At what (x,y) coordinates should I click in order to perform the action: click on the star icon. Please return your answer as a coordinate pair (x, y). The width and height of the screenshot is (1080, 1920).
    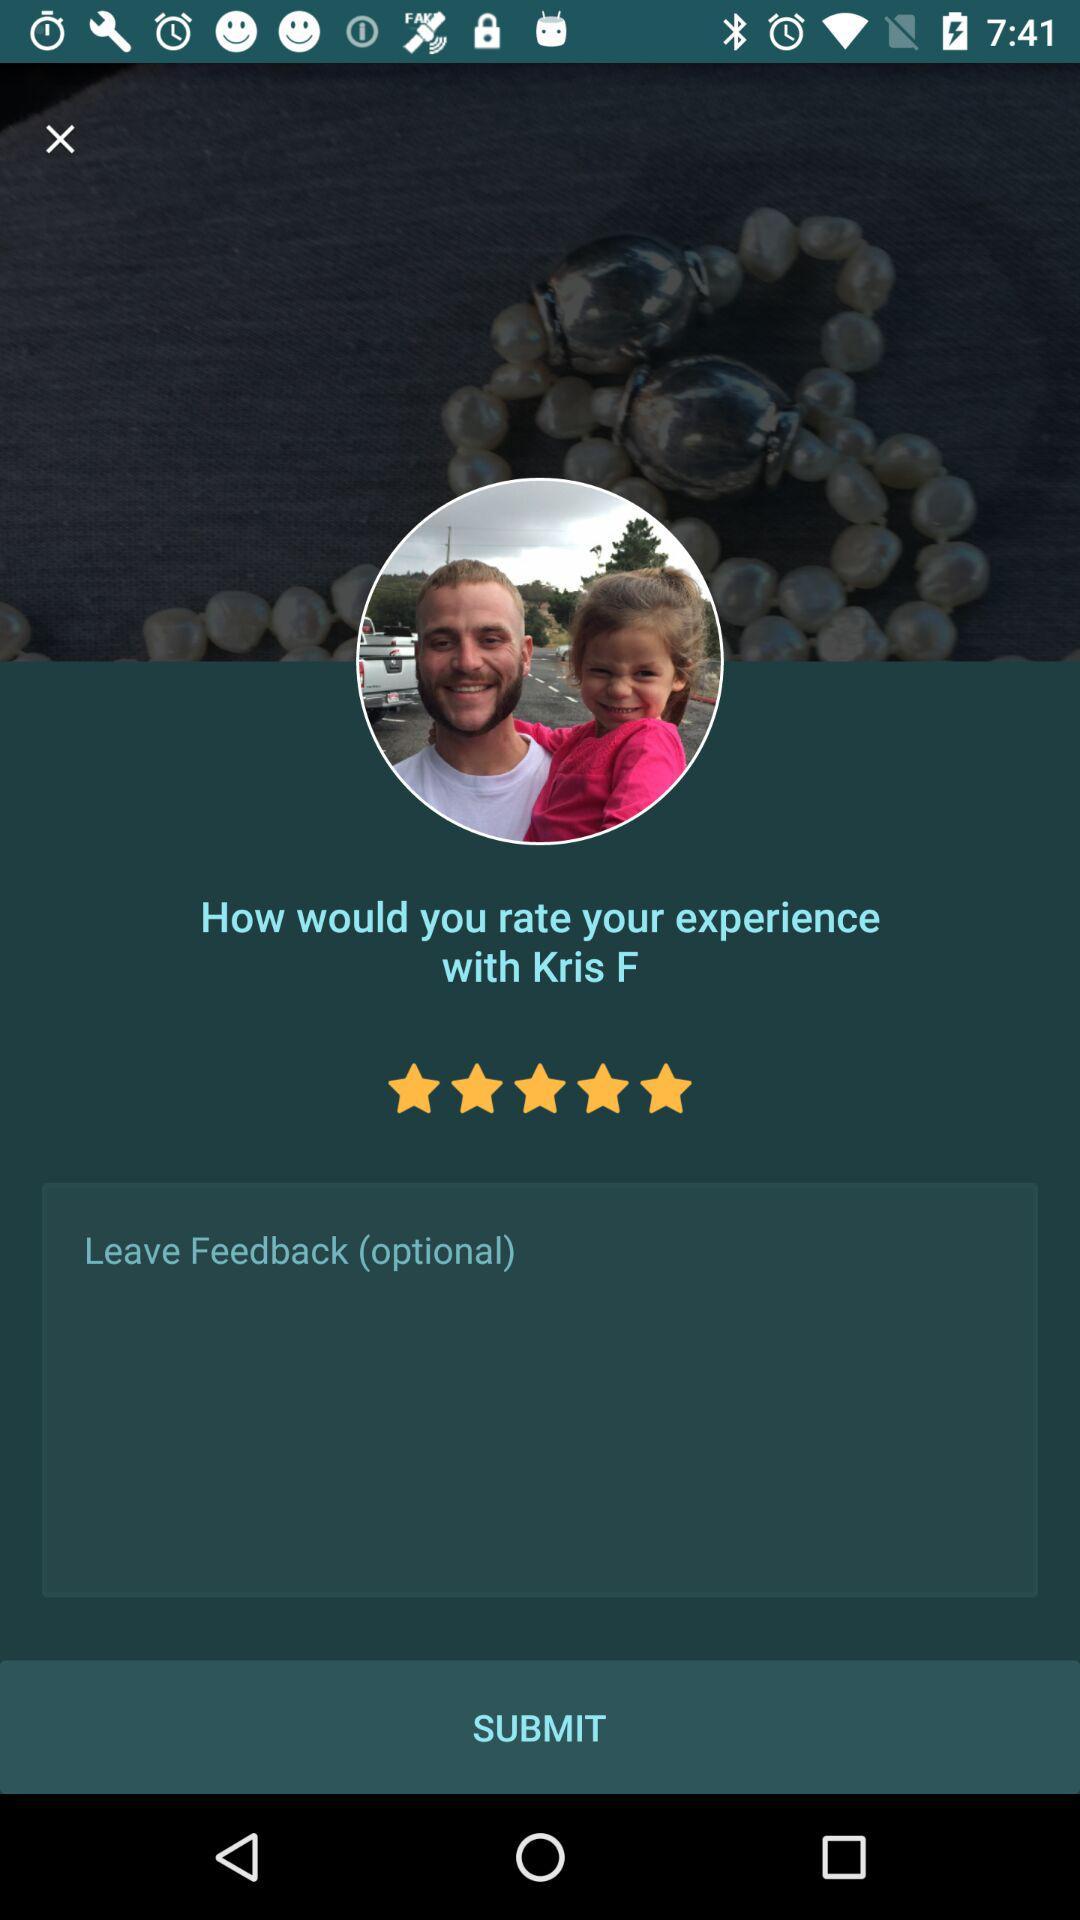
    Looking at the image, I should click on (477, 1087).